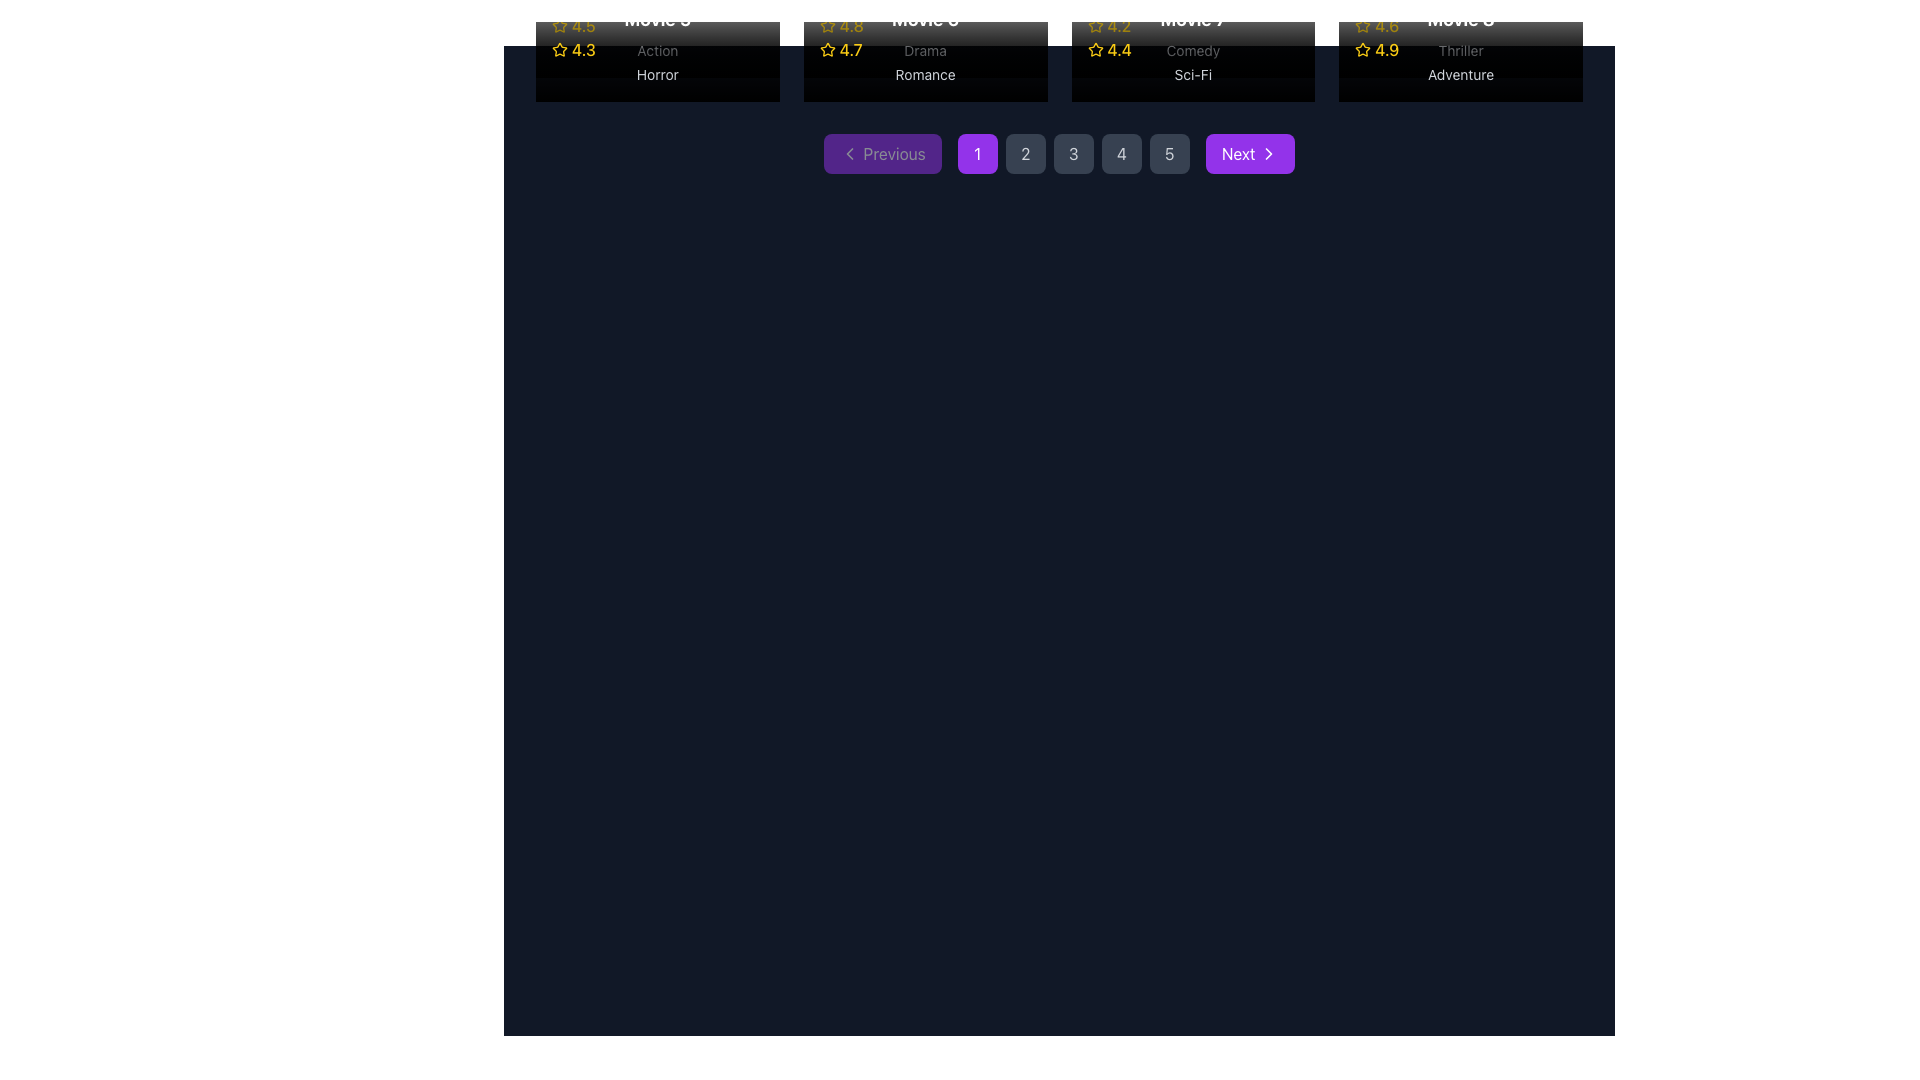 This screenshot has height=1080, width=1920. Describe the element at coordinates (977, 153) in the screenshot. I see `the square button with a purple background and white text "1"` at that location.